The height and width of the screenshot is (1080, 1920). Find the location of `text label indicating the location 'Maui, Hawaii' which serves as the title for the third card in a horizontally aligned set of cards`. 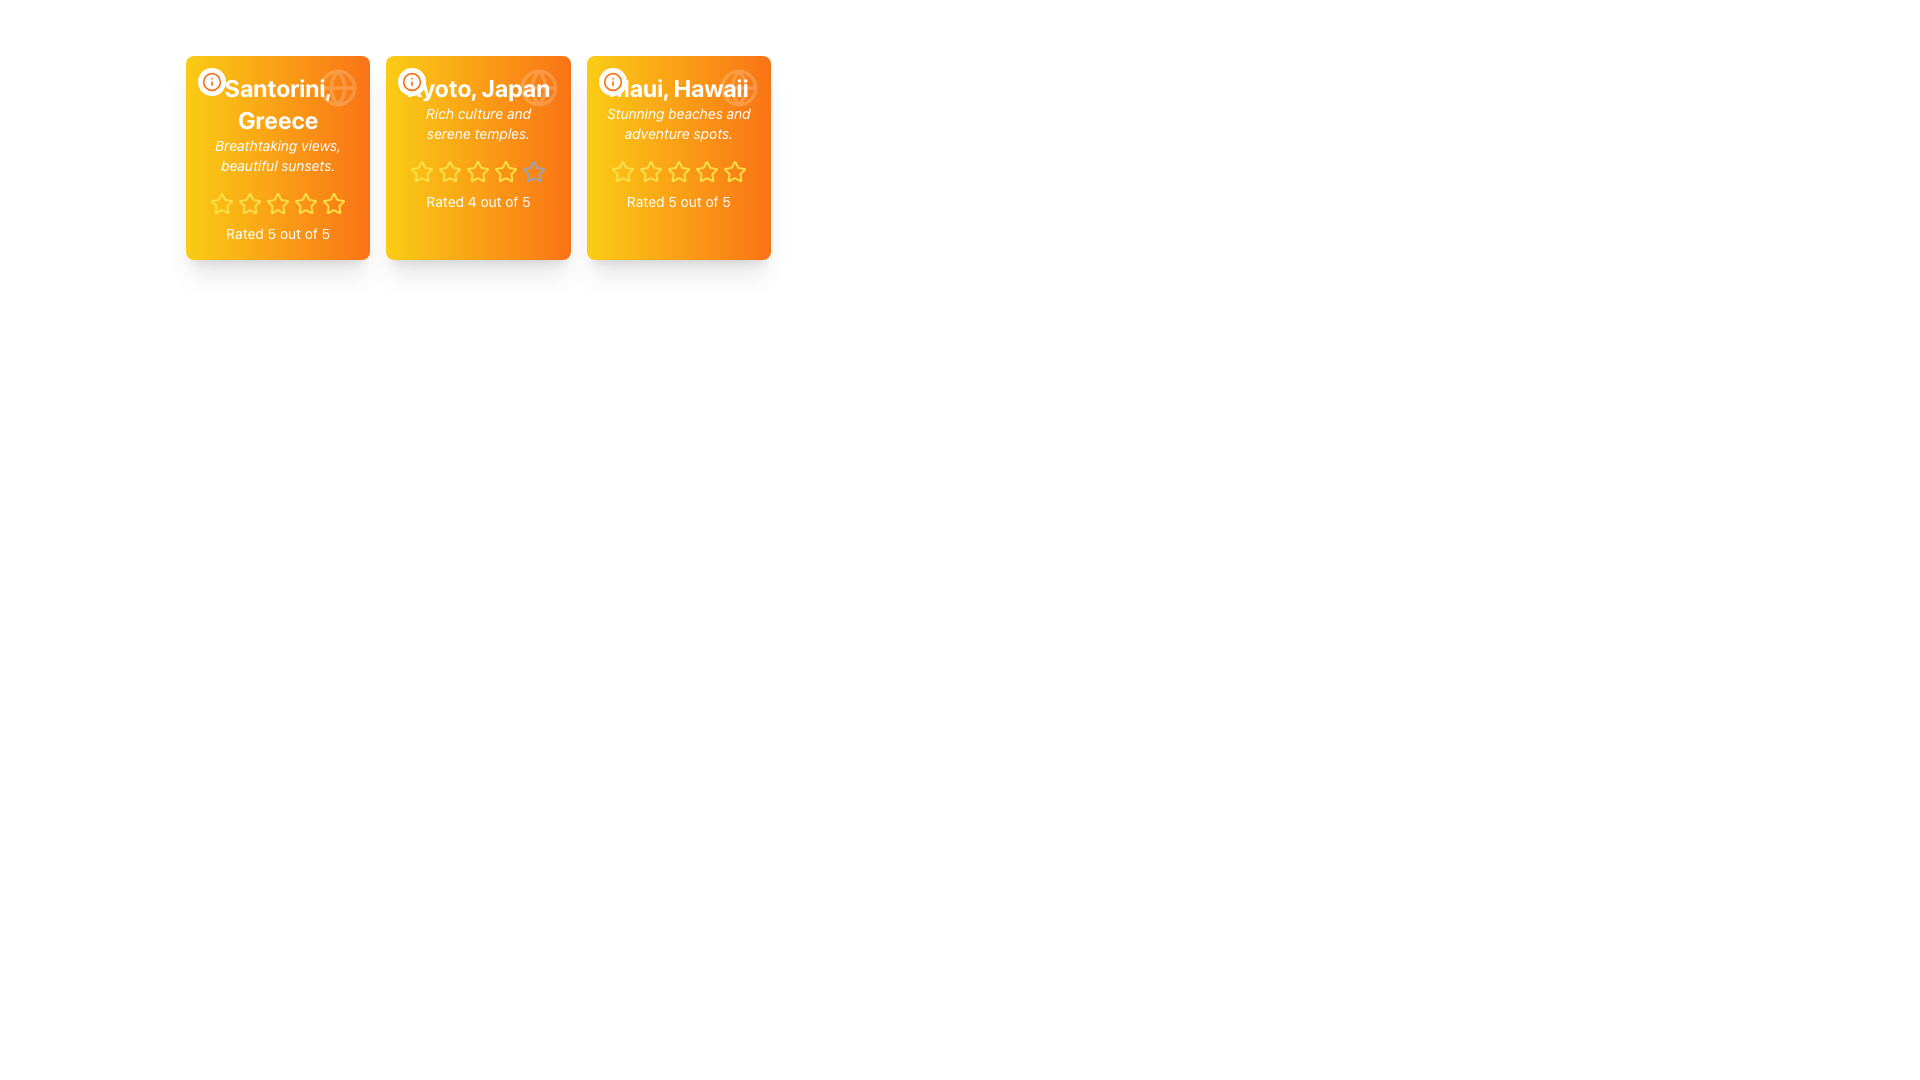

text label indicating the location 'Maui, Hawaii' which serves as the title for the third card in a horizontally aligned set of cards is located at coordinates (678, 87).